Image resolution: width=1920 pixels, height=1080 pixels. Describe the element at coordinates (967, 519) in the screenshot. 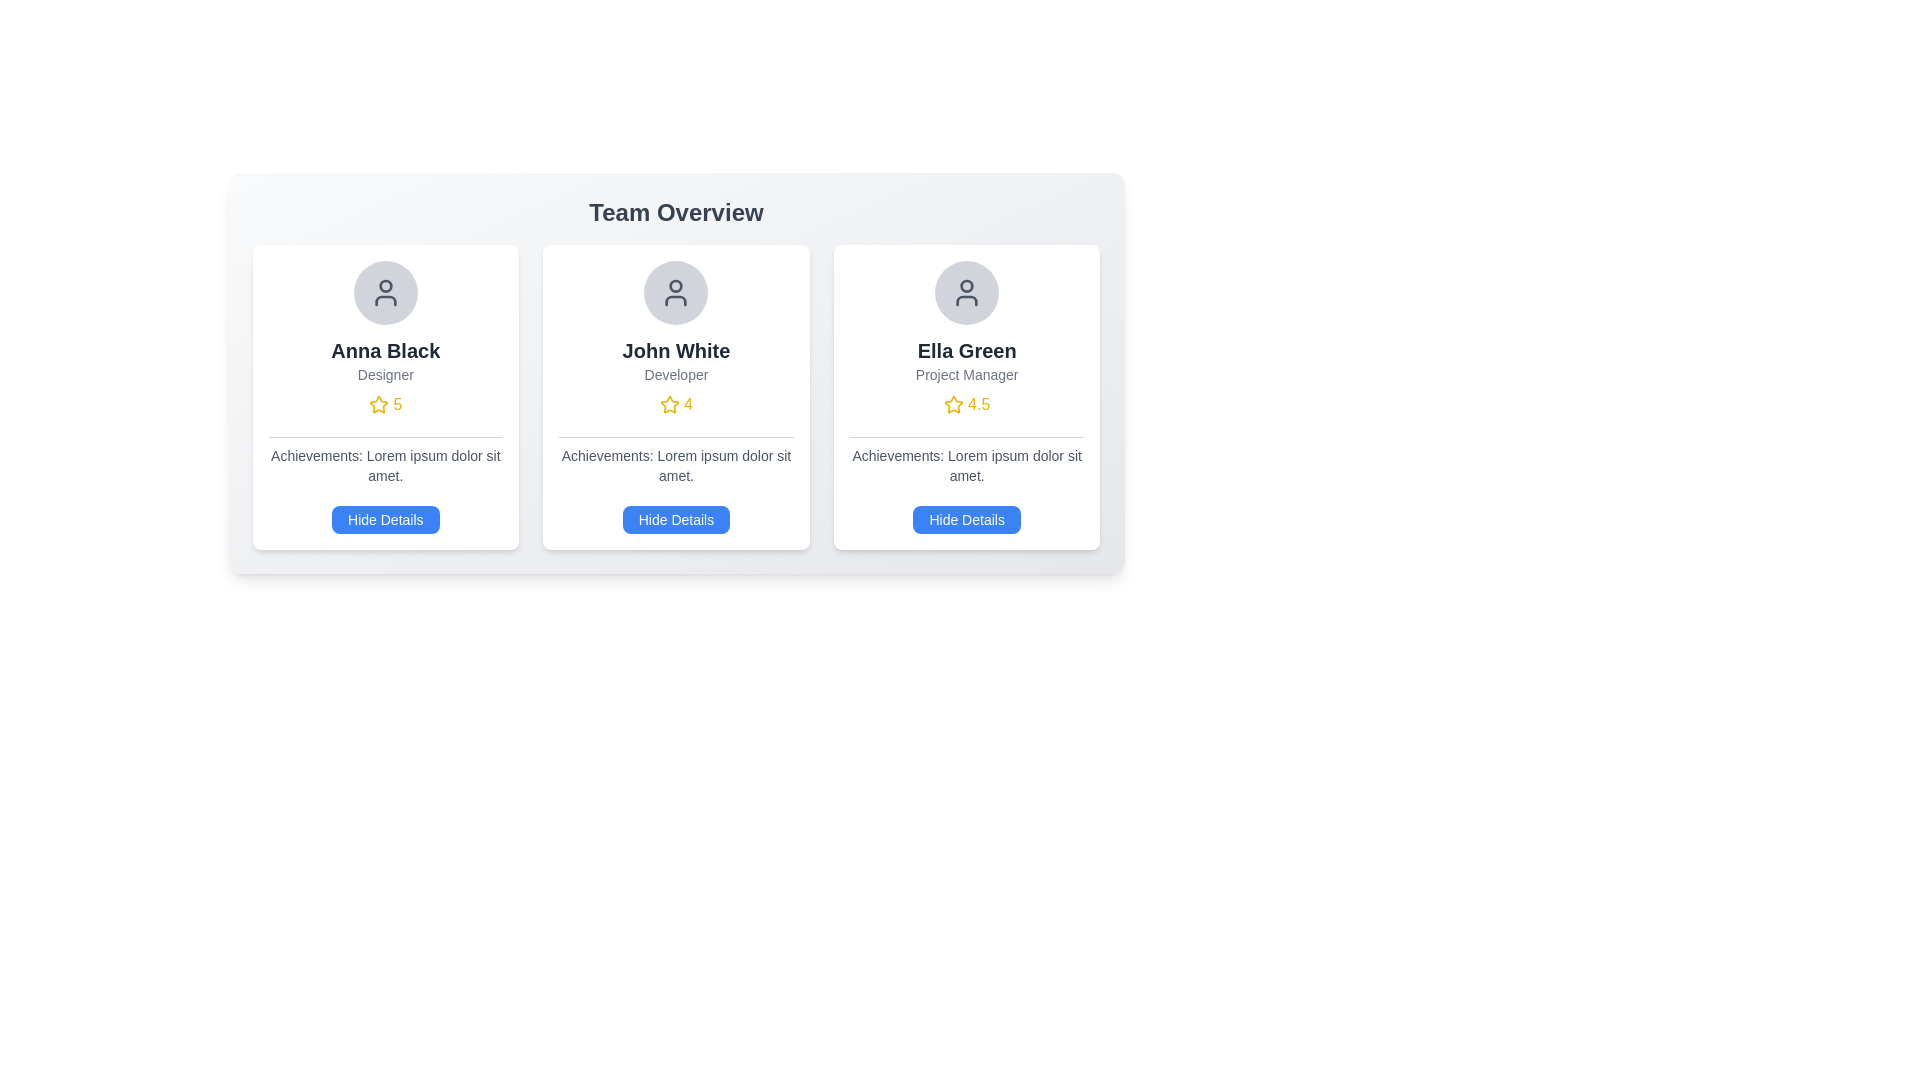

I see `the 'Hide Details' button located at the bottom center of the 'Ella Green' profile card` at that location.